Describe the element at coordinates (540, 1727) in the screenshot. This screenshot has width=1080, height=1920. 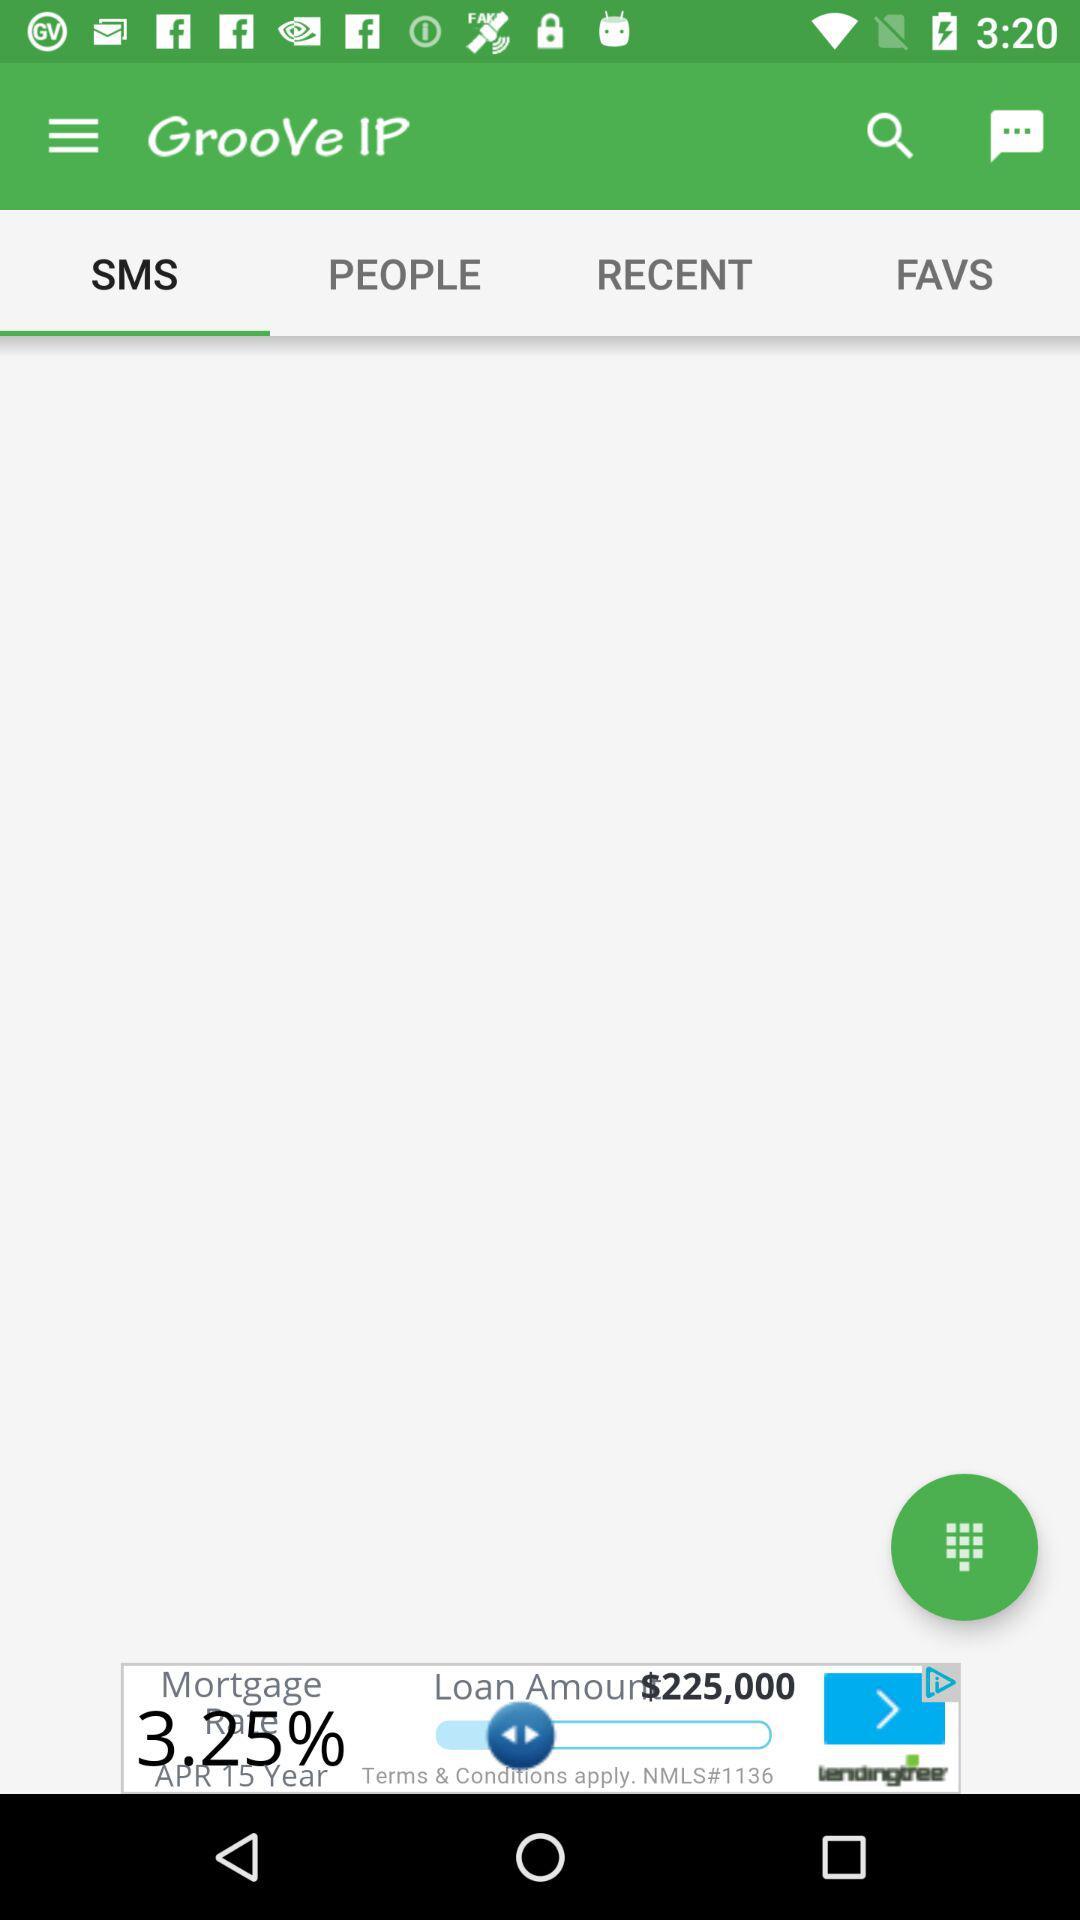
I see `3.25` at that location.